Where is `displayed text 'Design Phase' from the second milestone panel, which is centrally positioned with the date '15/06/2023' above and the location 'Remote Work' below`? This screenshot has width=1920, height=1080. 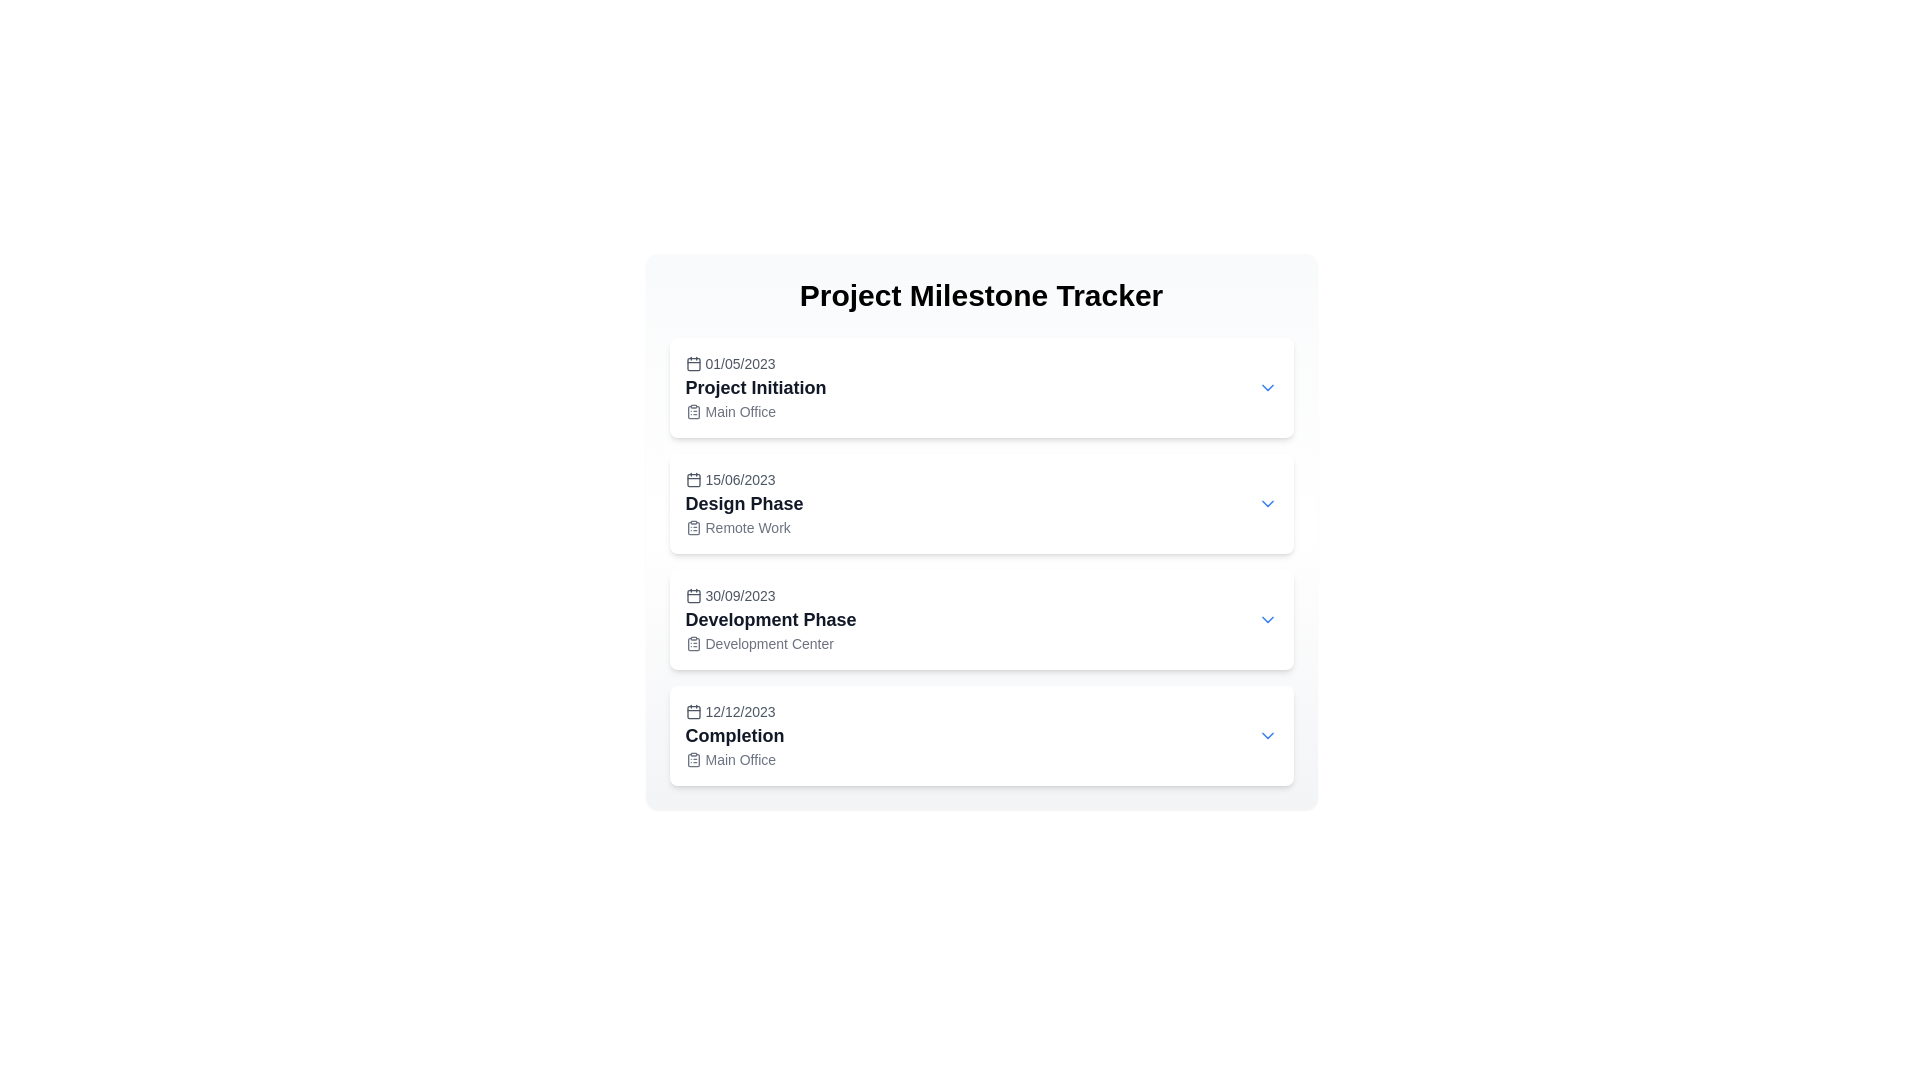
displayed text 'Design Phase' from the second milestone panel, which is centrally positioned with the date '15/06/2023' above and the location 'Remote Work' below is located at coordinates (743, 503).